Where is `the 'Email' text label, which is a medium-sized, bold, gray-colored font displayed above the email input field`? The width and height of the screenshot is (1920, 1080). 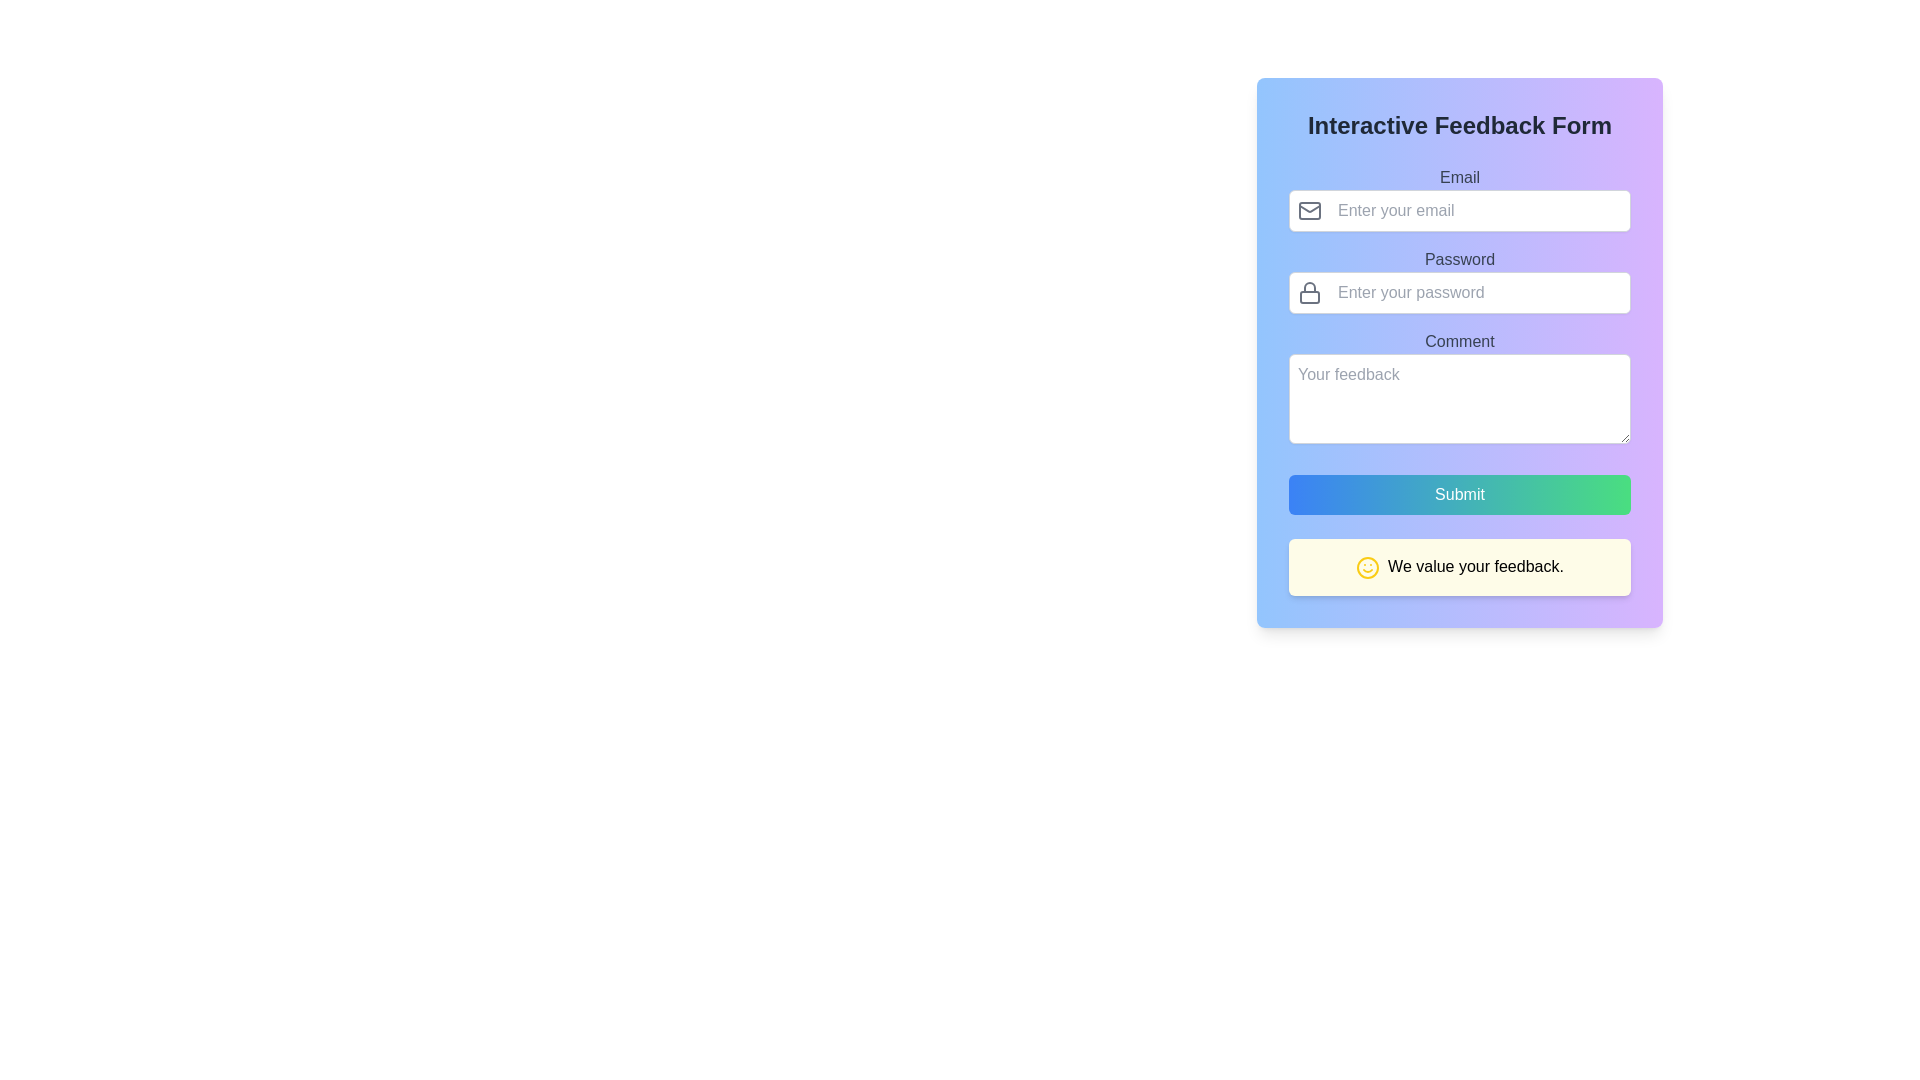 the 'Email' text label, which is a medium-sized, bold, gray-colored font displayed above the email input field is located at coordinates (1459, 176).